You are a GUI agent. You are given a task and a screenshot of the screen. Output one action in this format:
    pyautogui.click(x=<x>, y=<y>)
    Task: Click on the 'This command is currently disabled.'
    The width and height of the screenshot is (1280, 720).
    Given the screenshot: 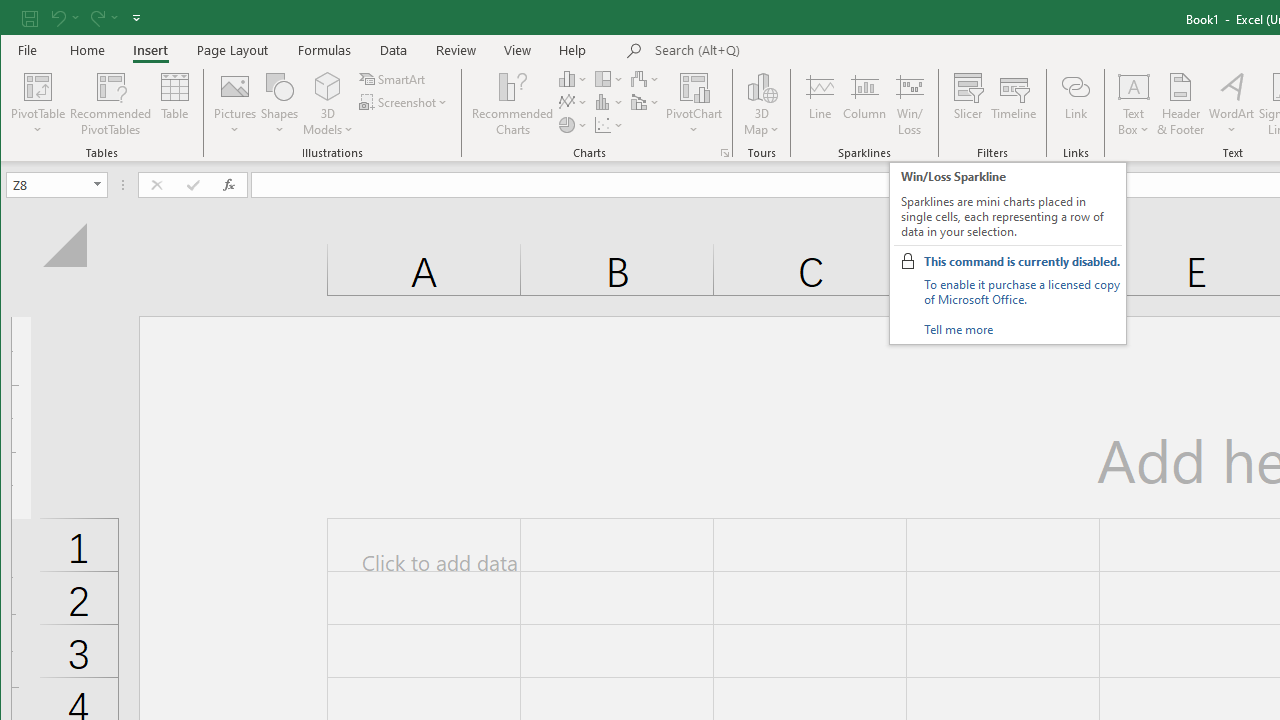 What is the action you would take?
    pyautogui.click(x=1022, y=260)
    